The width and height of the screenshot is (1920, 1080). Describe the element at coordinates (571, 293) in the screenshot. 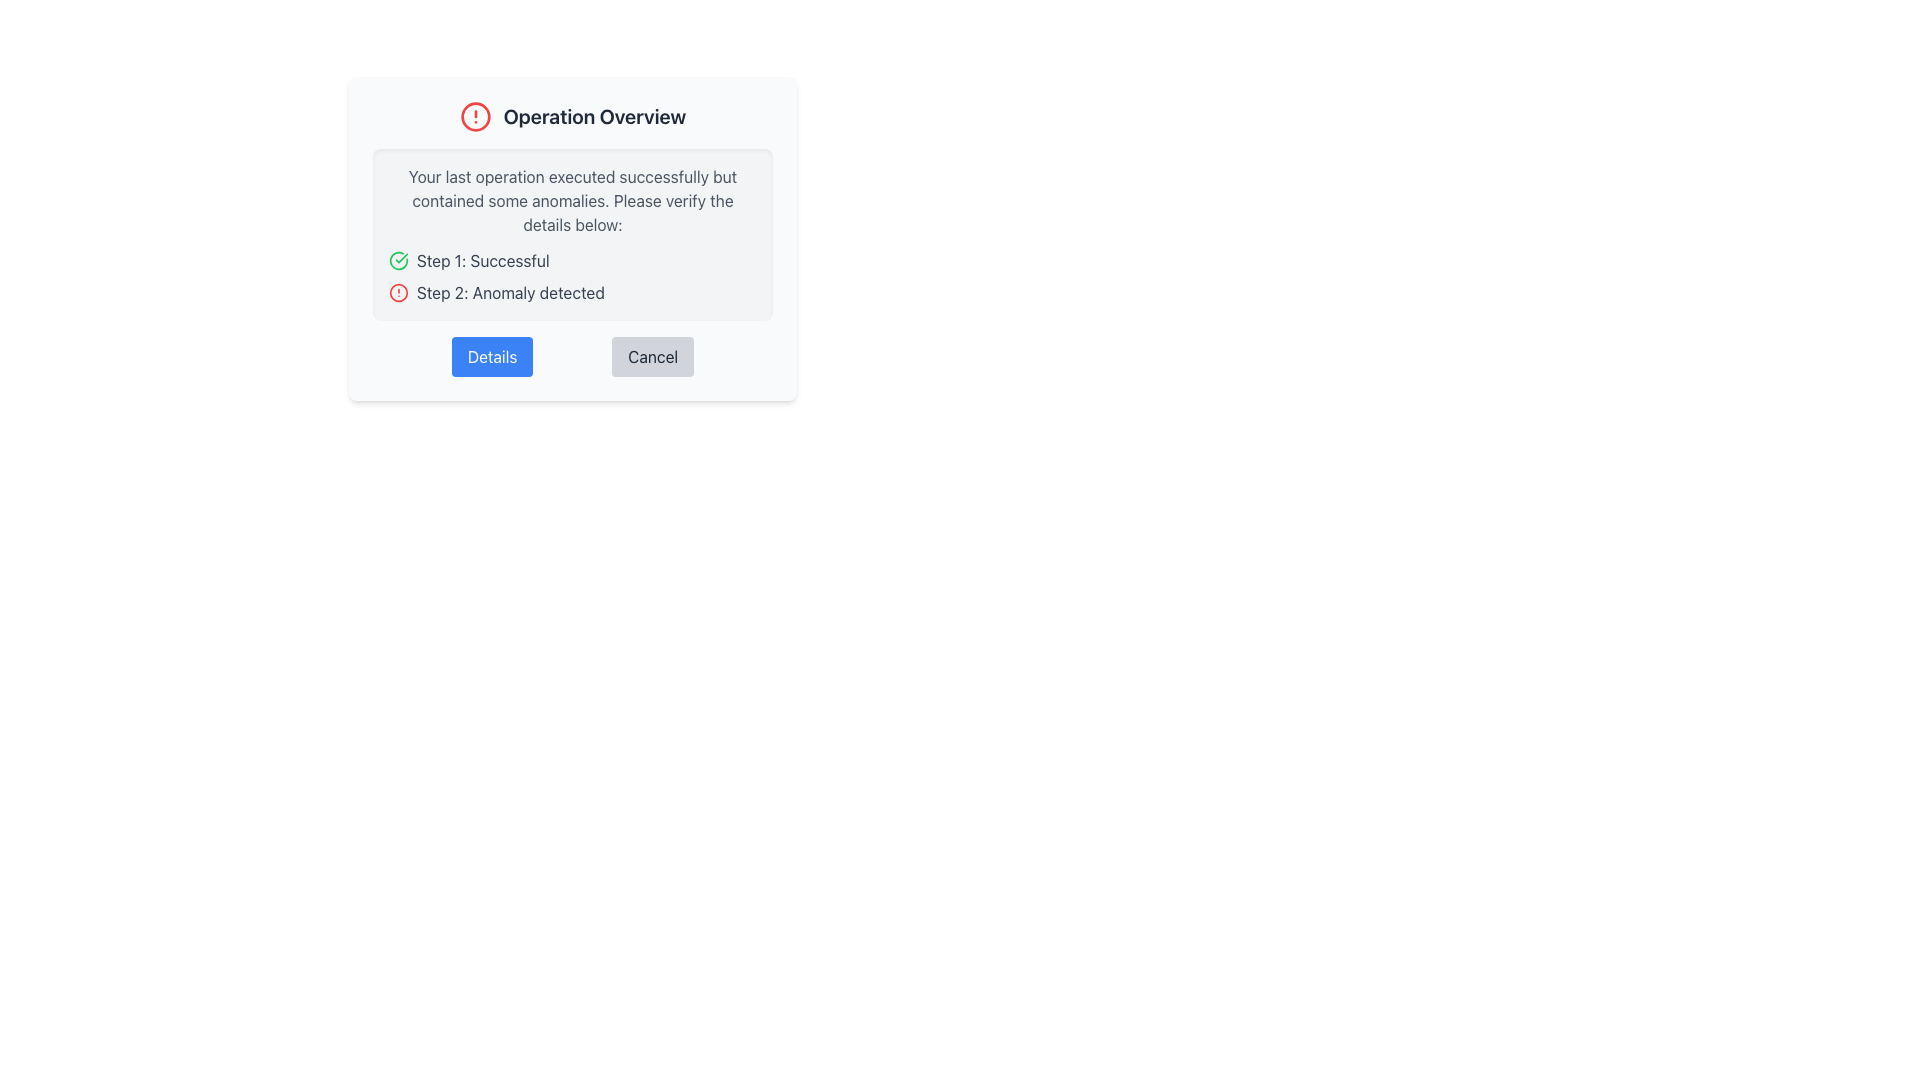

I see `the Status Indicator with Label that notifies about an anomaly detected during the second step of the operation in the 'Operation Overview' panel` at that location.